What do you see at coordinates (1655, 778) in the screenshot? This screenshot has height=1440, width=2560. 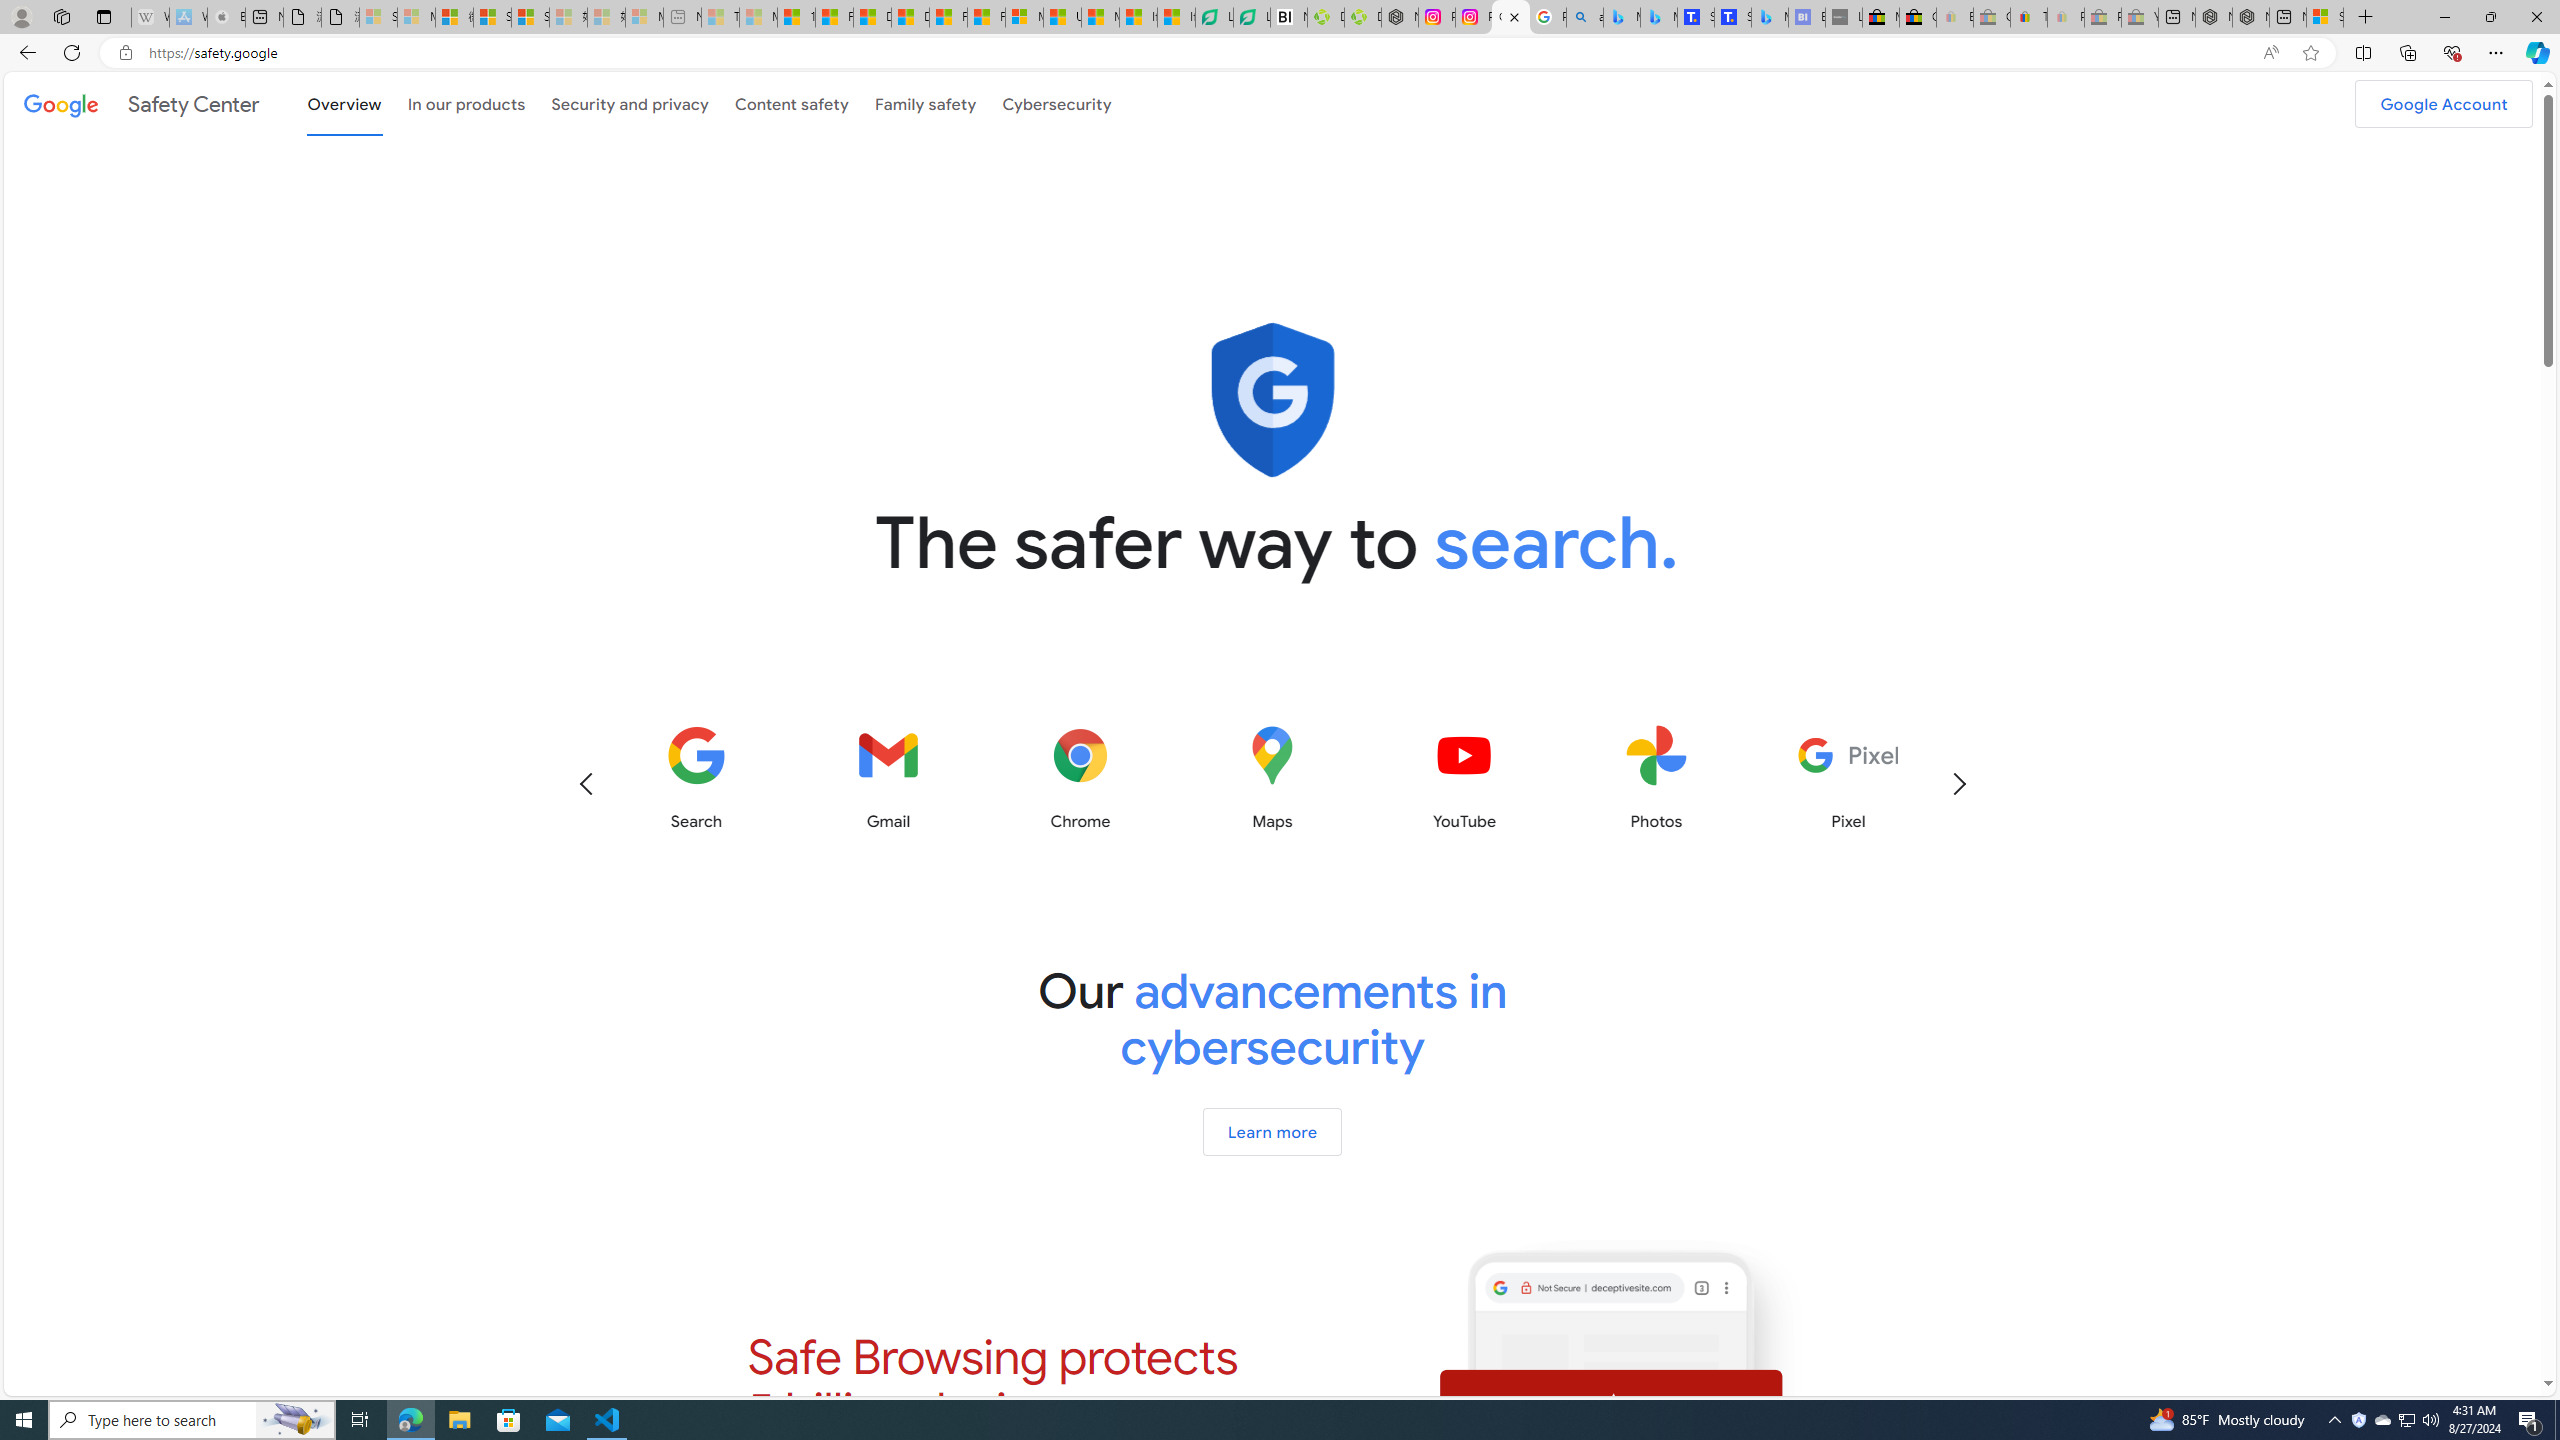 I see `'Photos'` at bounding box center [1655, 778].